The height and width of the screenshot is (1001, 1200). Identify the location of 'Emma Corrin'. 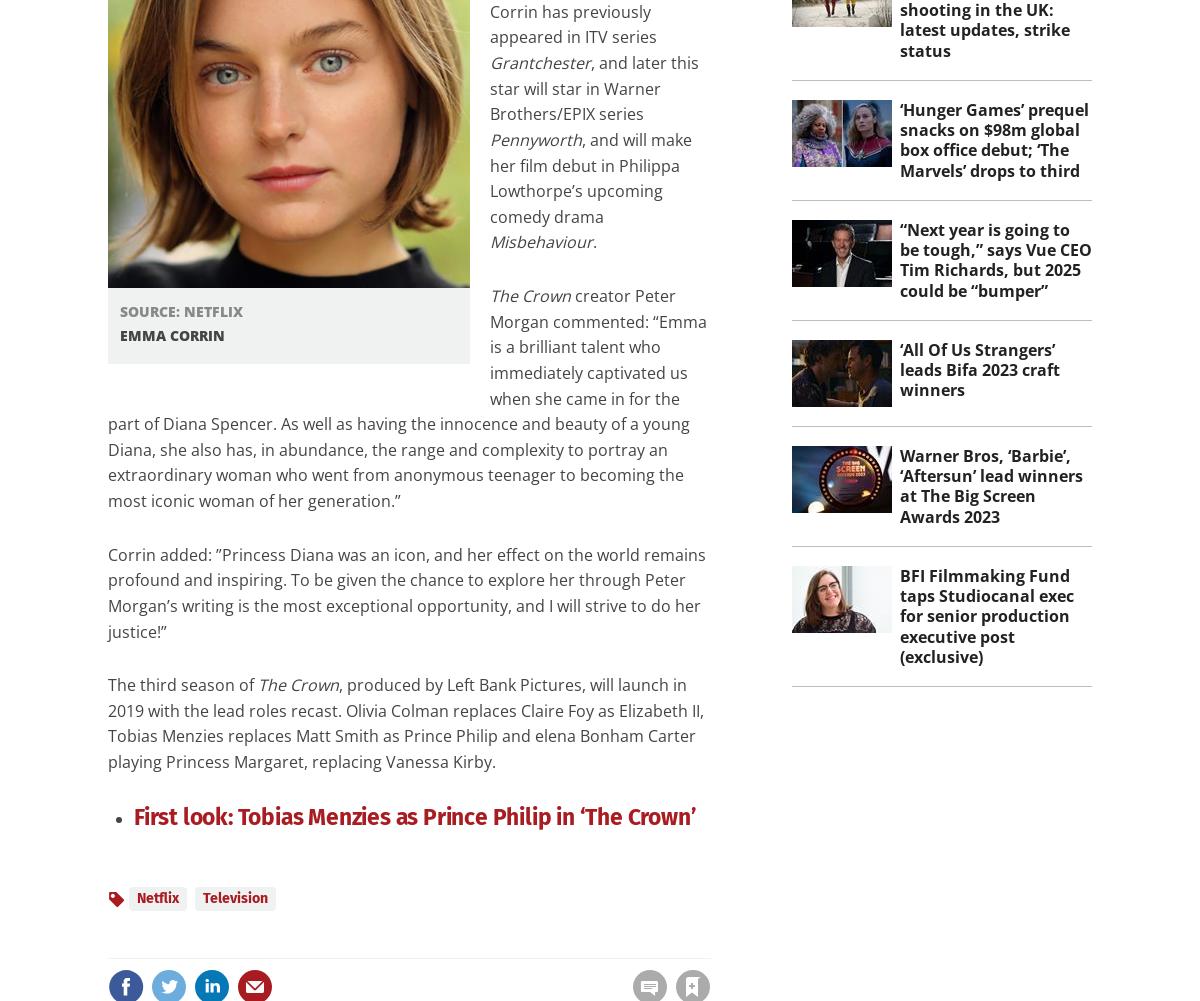
(171, 335).